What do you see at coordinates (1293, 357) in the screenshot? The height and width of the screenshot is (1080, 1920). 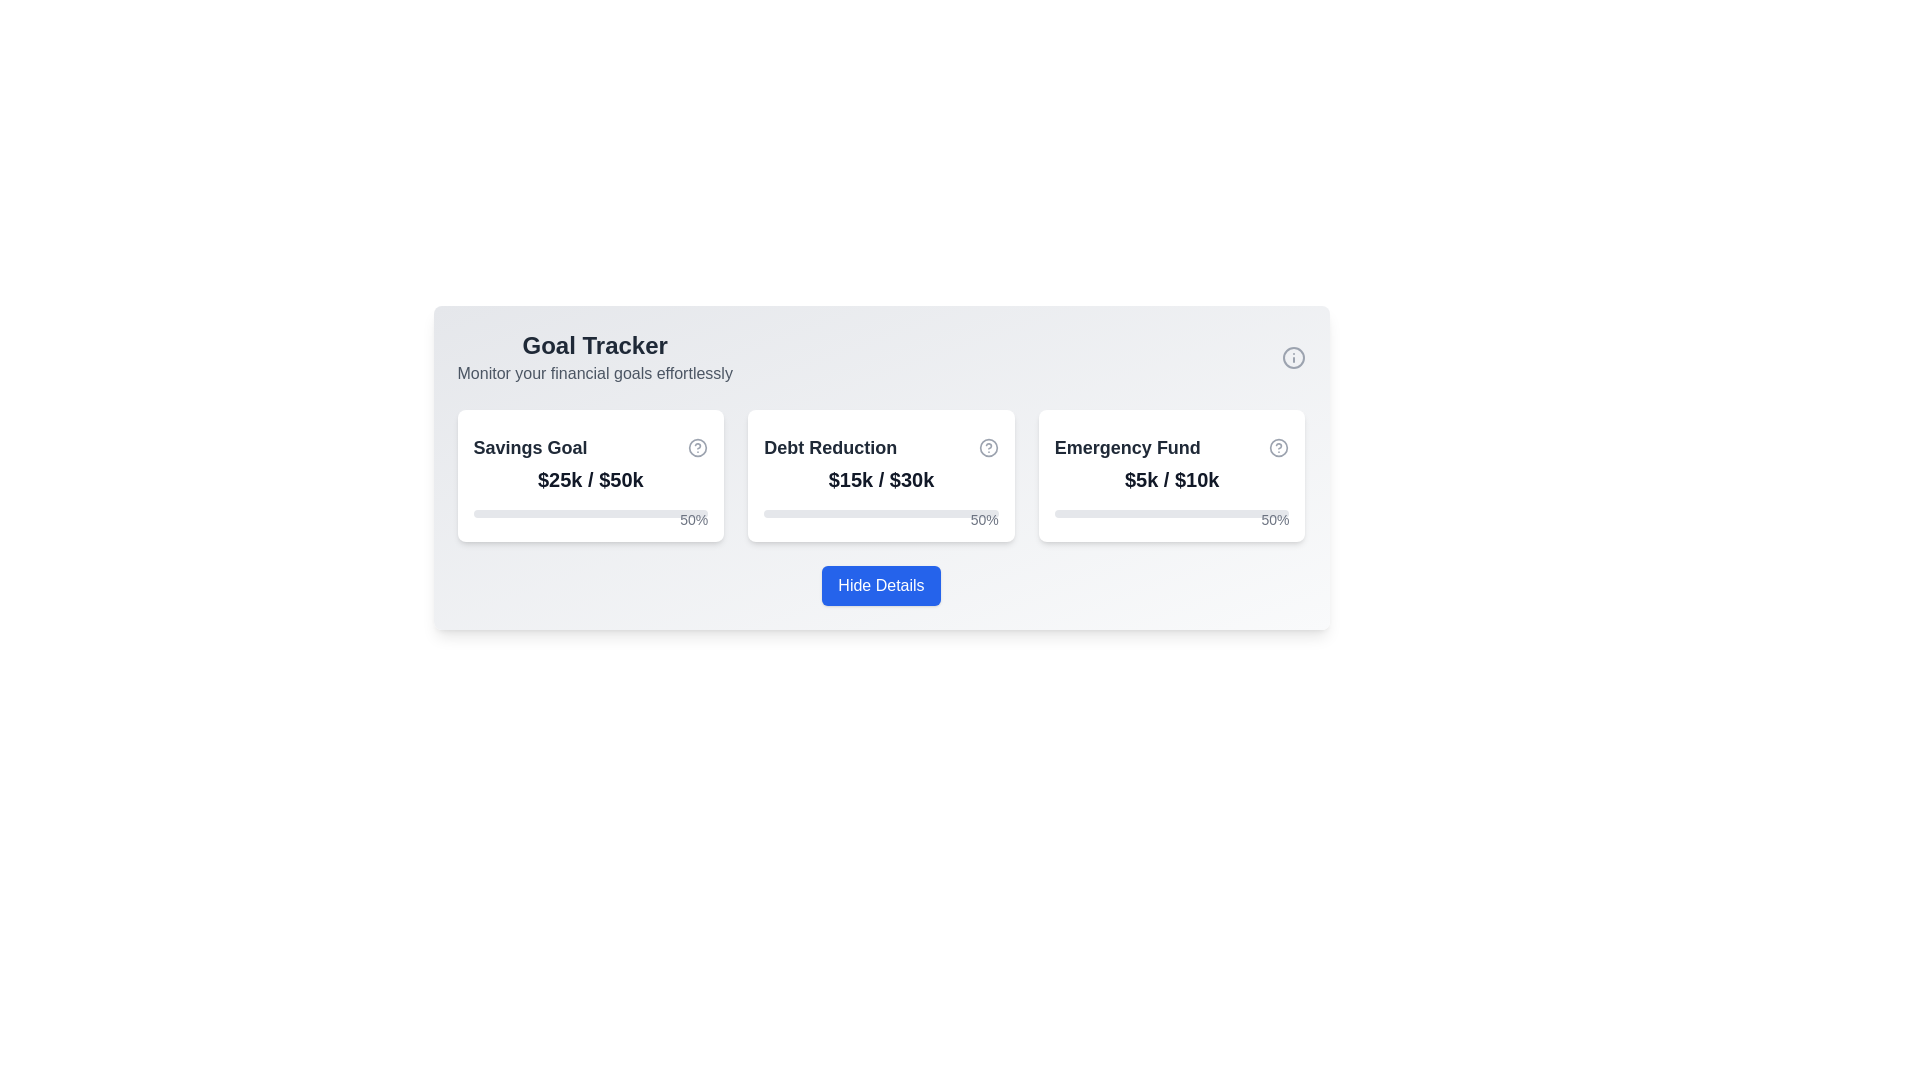 I see `the help or details indicator icon located in the top-right corner of the financial goals panel` at bounding box center [1293, 357].